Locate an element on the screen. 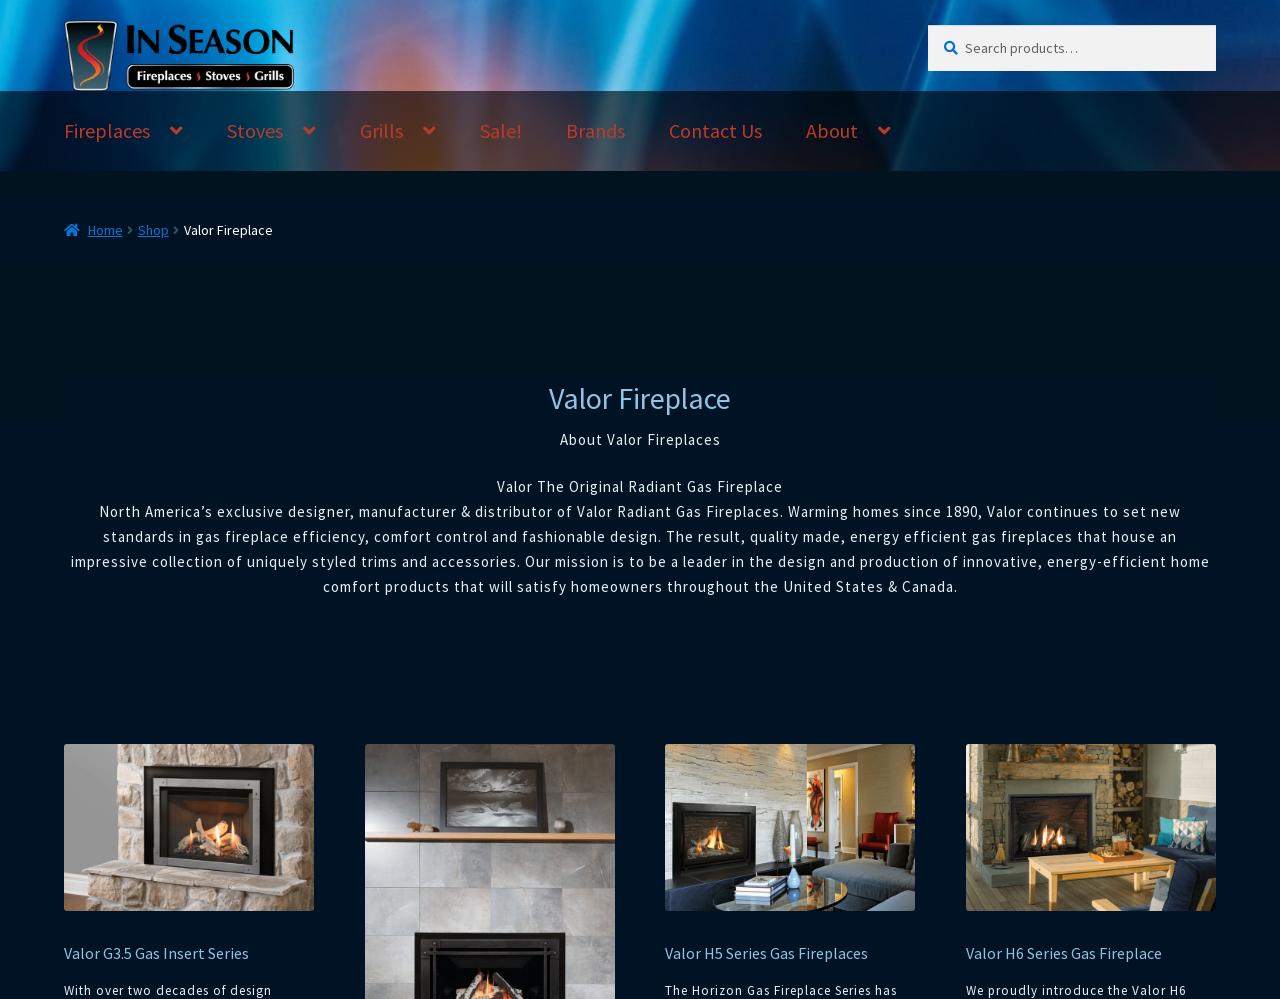  'Grills' is located at coordinates (359, 130).